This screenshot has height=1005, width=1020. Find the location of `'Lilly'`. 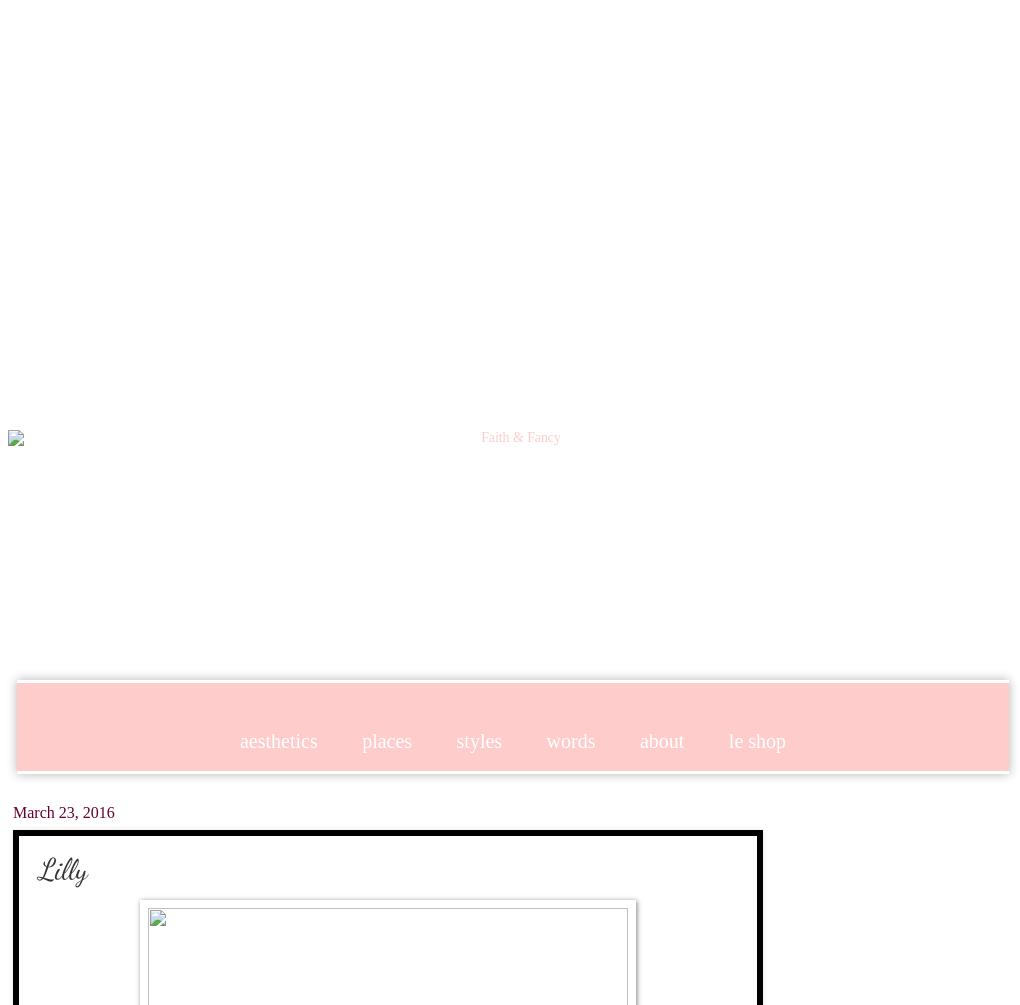

'Lilly' is located at coordinates (63, 867).